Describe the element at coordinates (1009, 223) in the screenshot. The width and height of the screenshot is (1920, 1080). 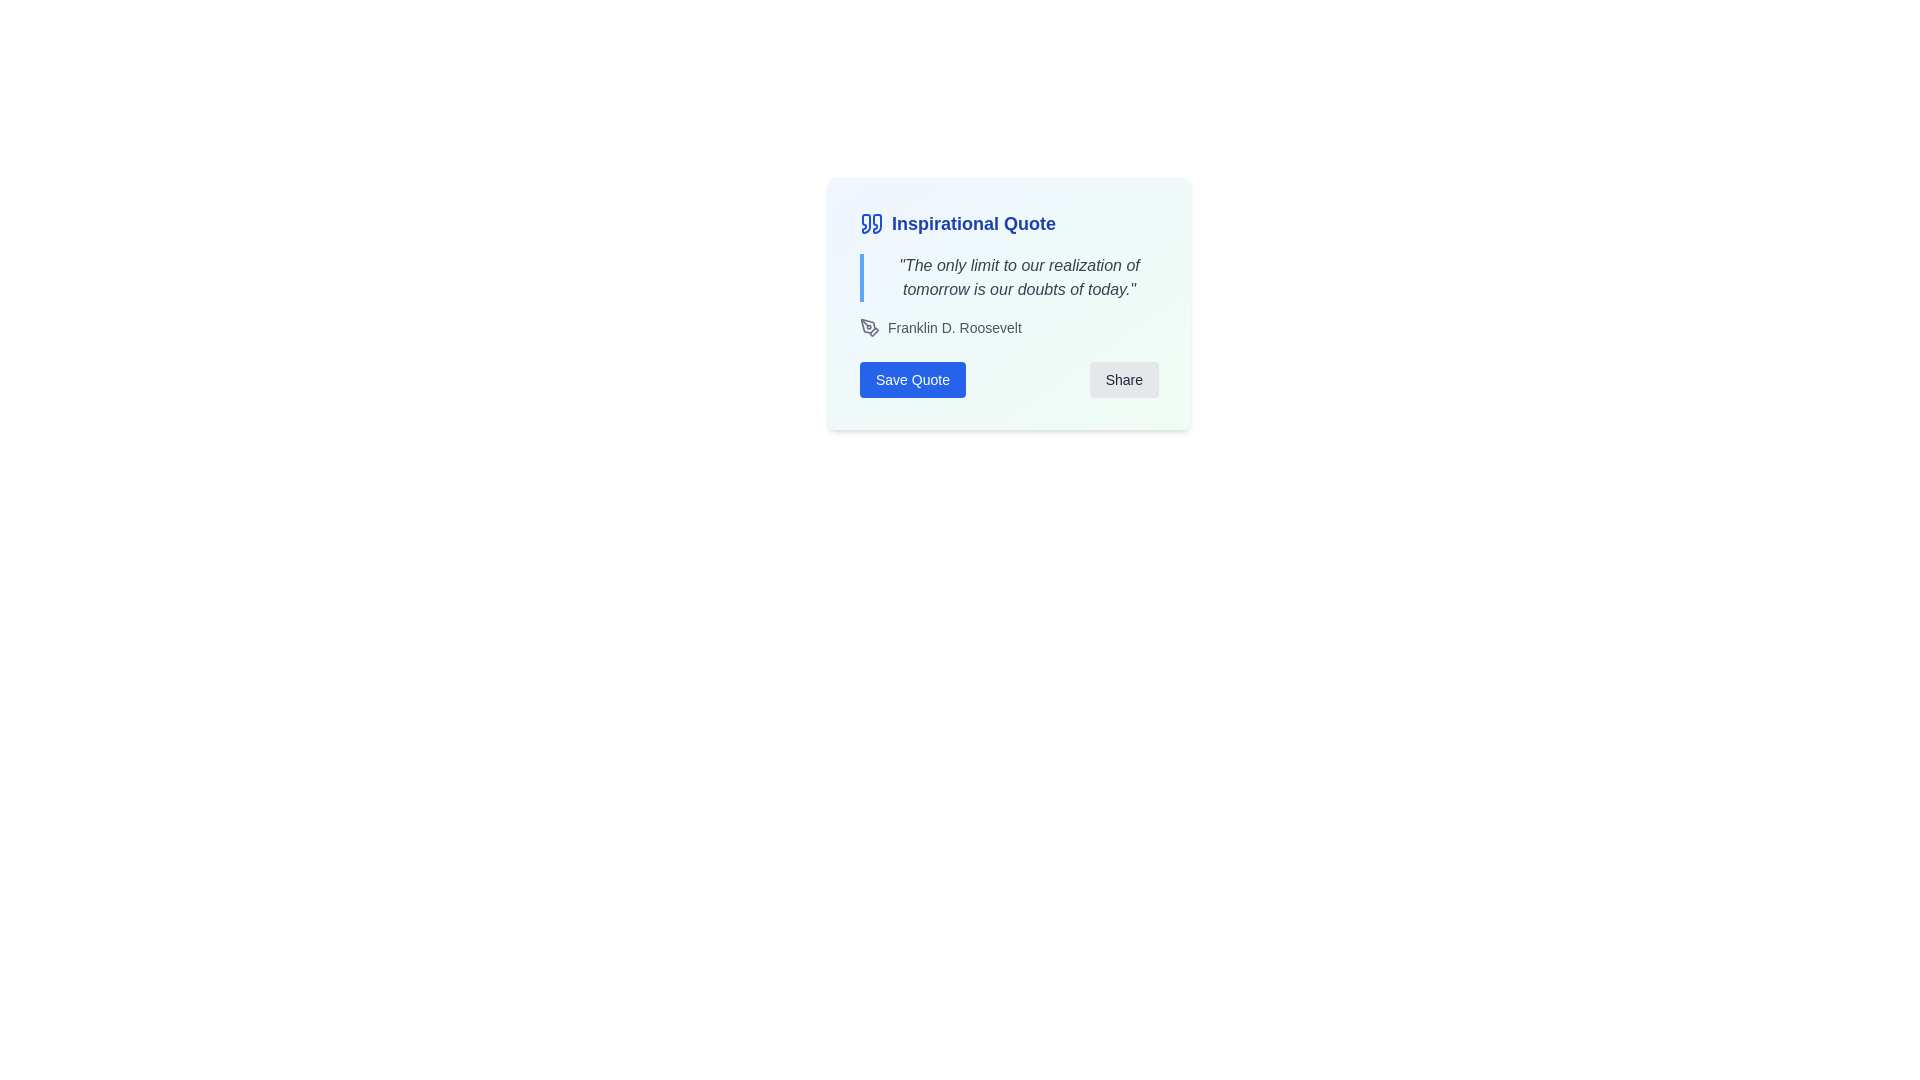
I see `the 'What this Text with Icon does' element, which serves as a title or header for the card, located at the top section of the card` at that location.